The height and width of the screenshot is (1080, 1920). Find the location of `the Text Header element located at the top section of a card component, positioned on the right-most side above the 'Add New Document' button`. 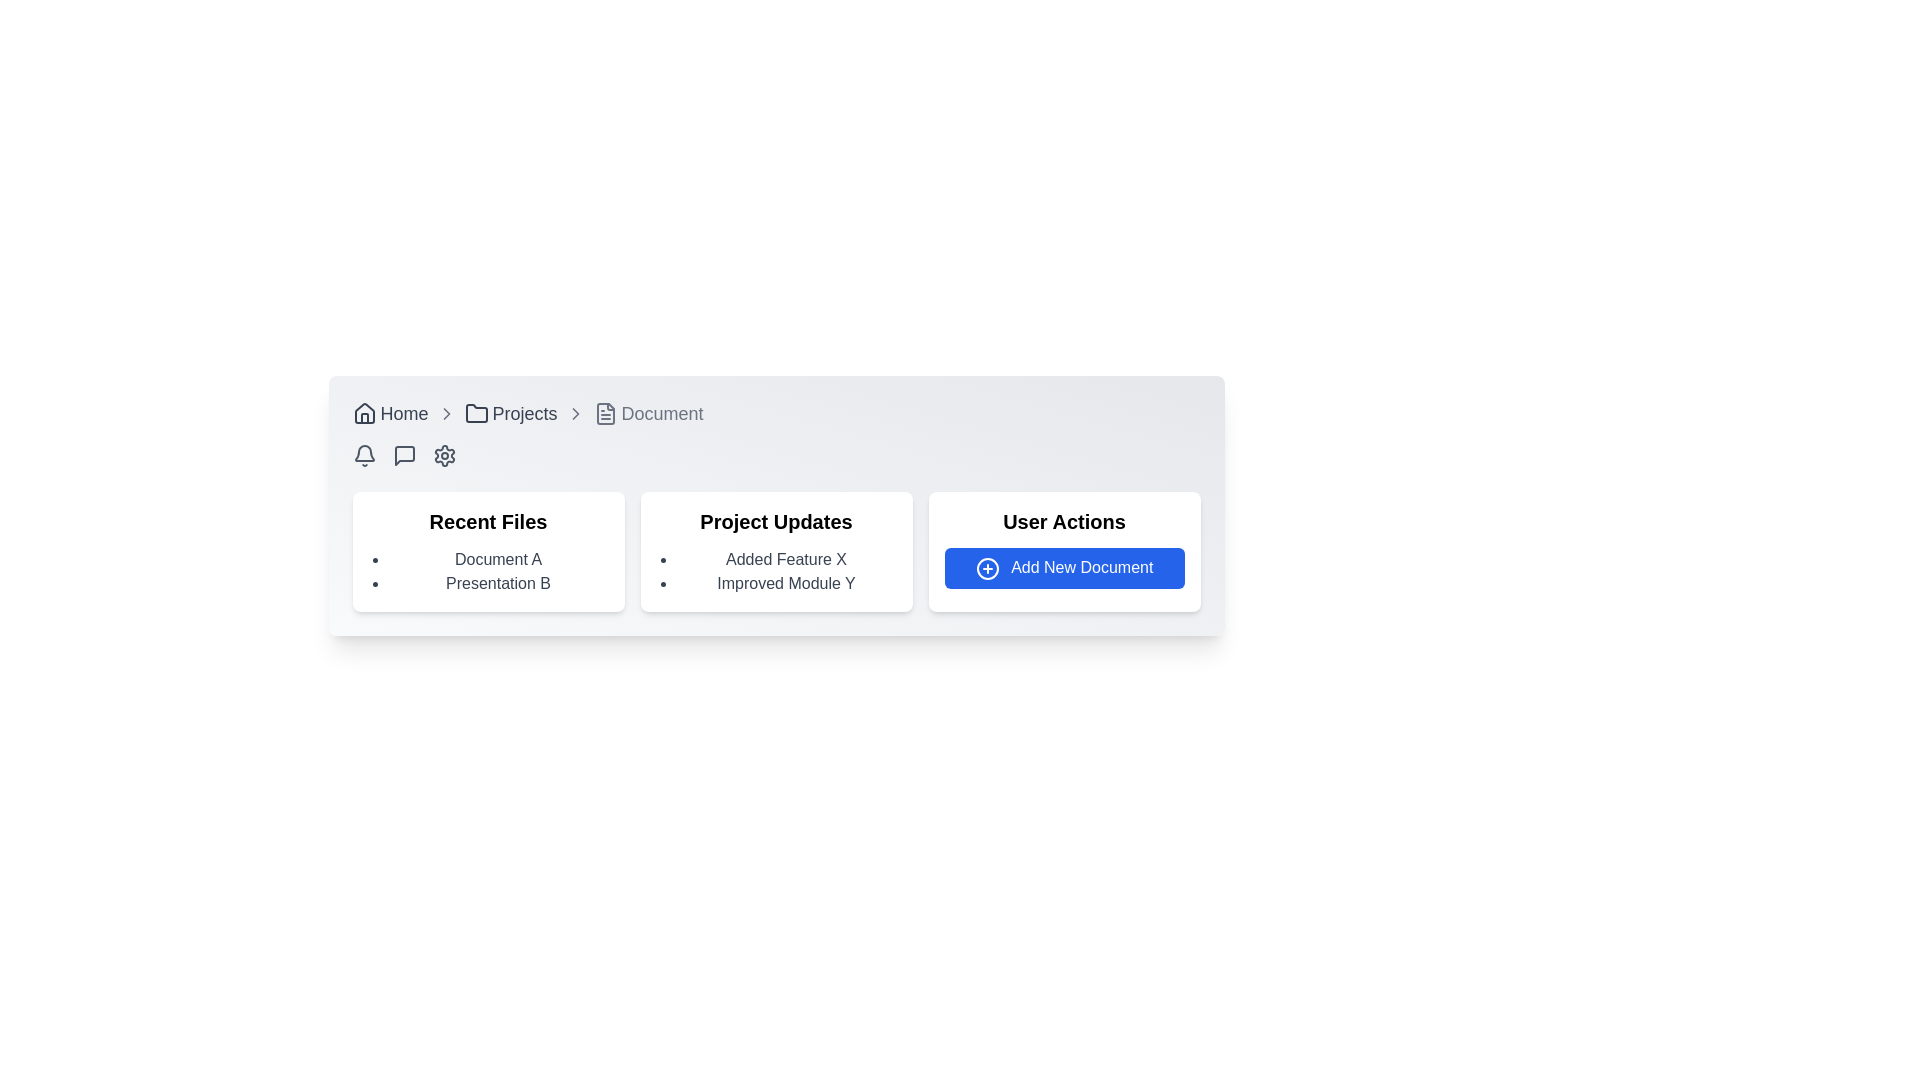

the Text Header element located at the top section of a card component, positioned on the right-most side above the 'Add New Document' button is located at coordinates (1063, 520).